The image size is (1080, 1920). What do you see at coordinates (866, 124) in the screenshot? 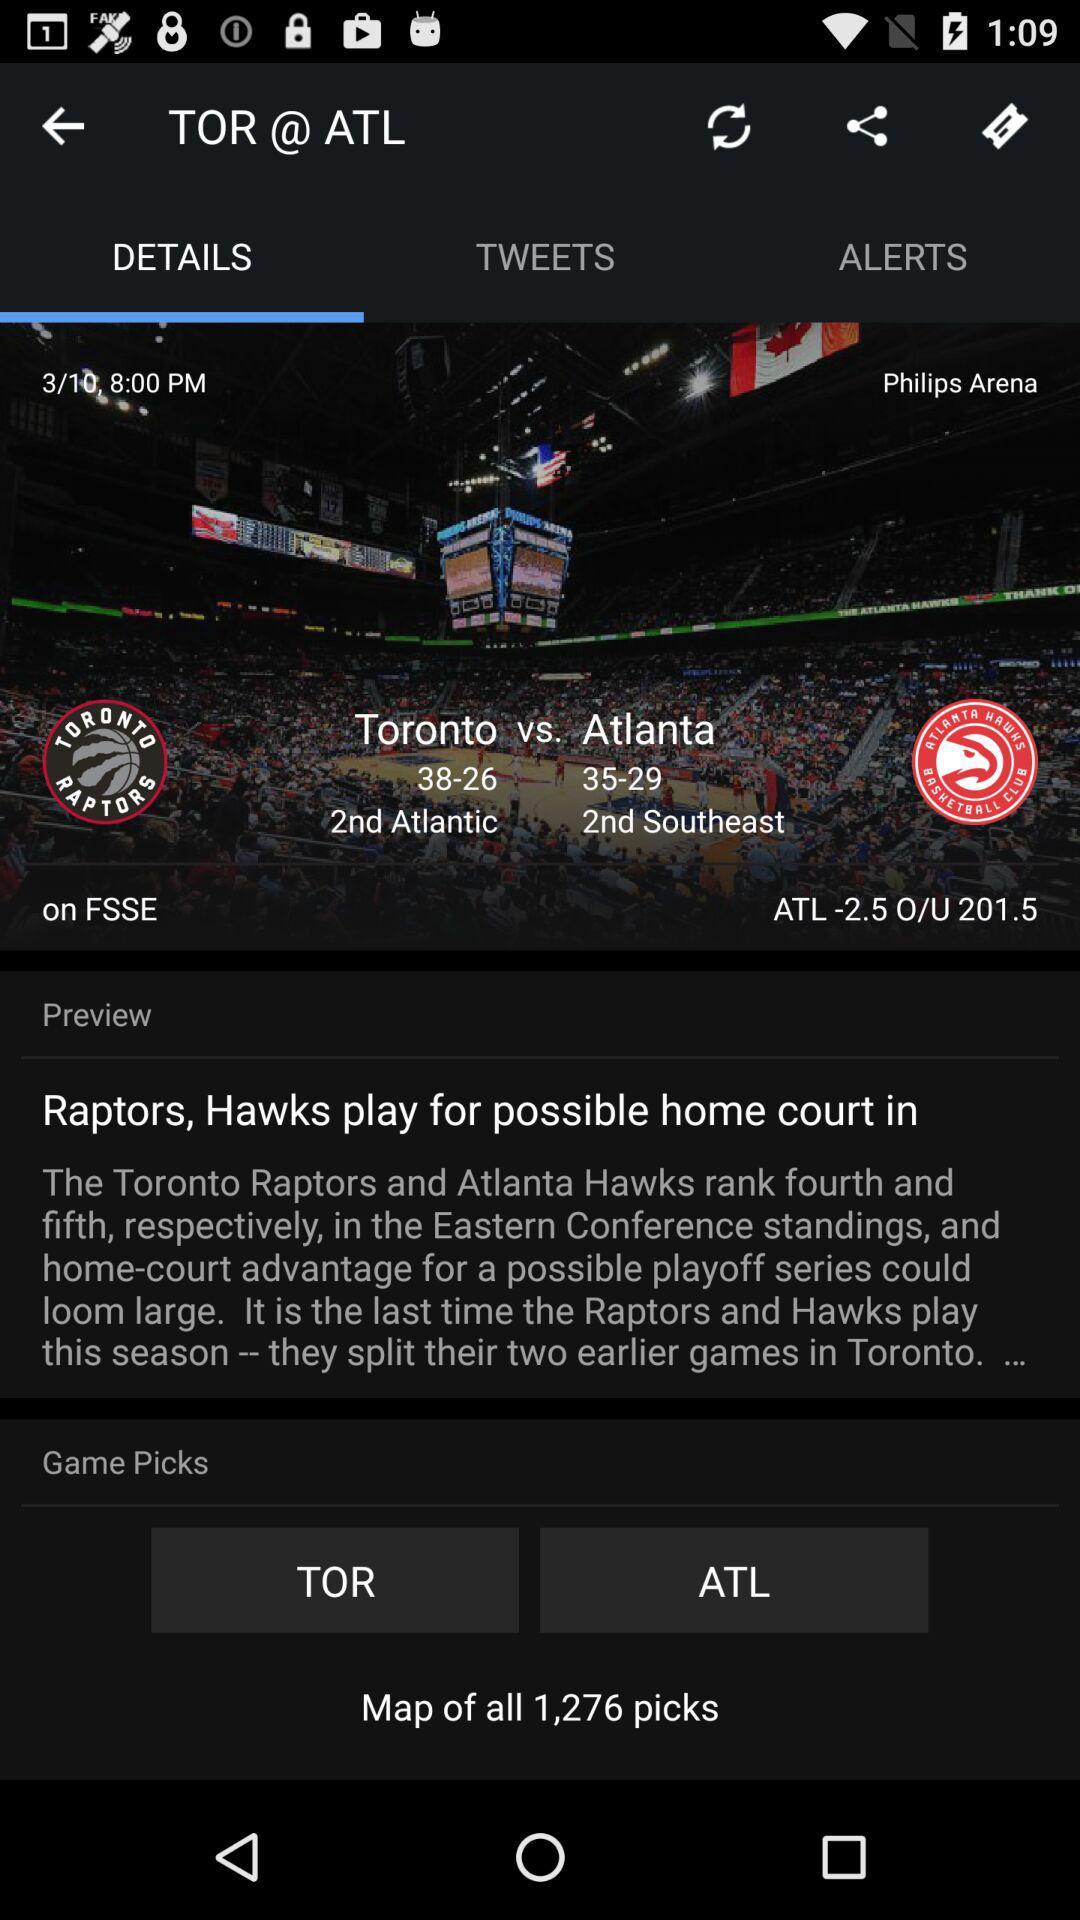
I see `show directions` at bounding box center [866, 124].